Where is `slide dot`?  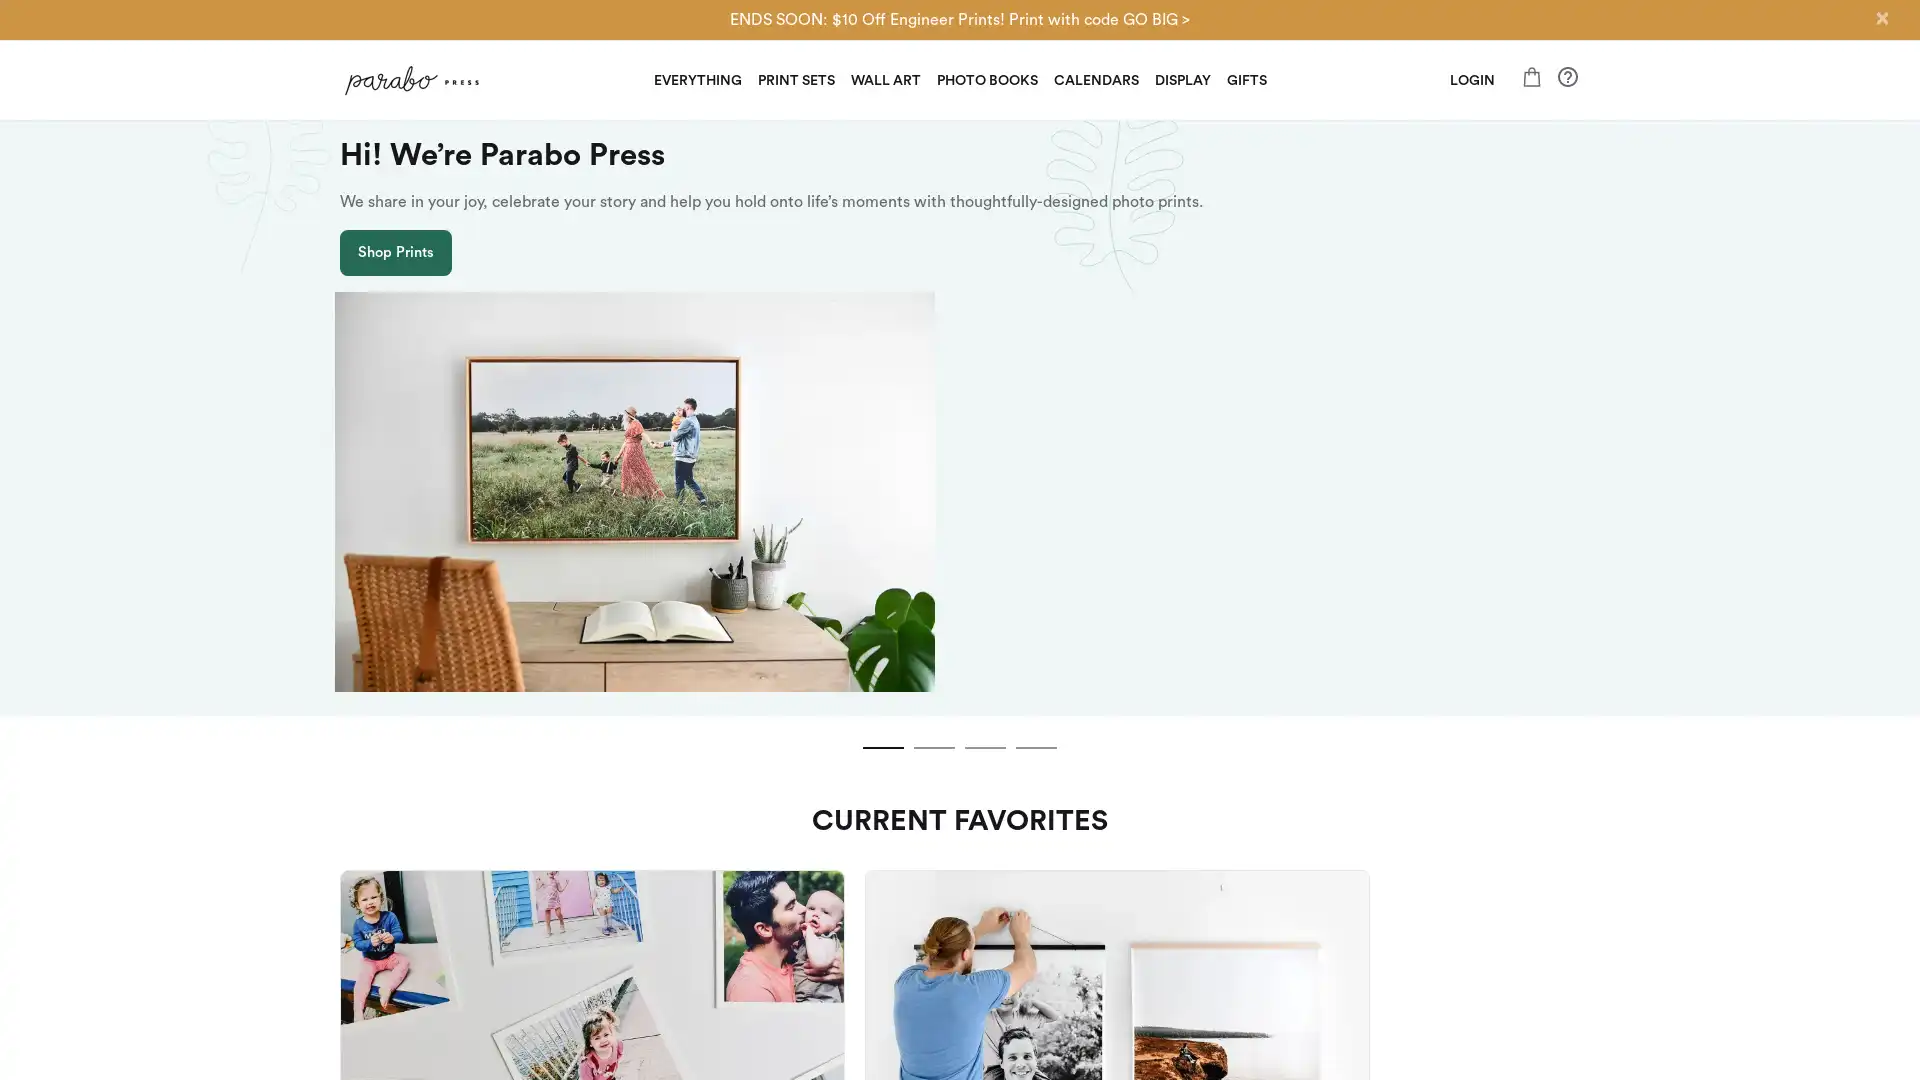 slide dot is located at coordinates (869, 552).